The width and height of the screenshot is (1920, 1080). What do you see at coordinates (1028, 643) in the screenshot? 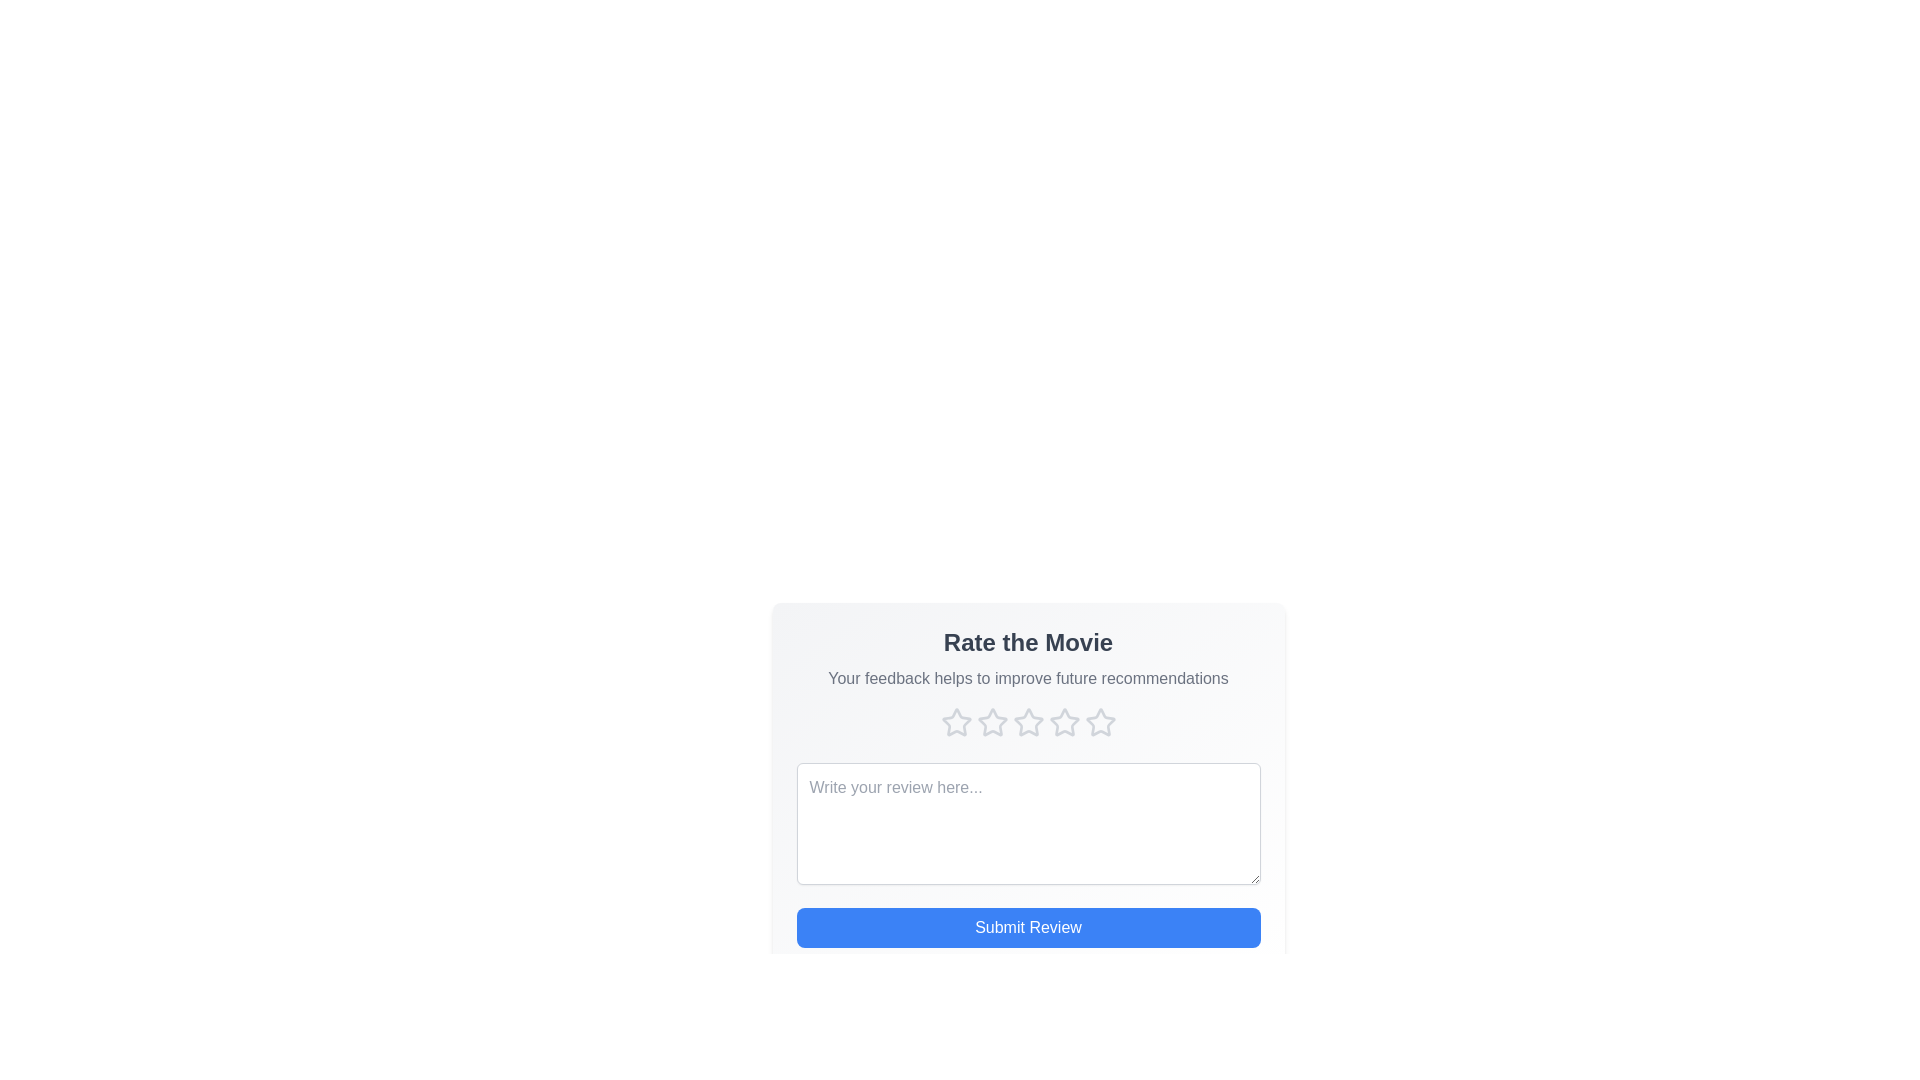
I see `the text label that serves as the header for the rating section, located at the top of a card-style component` at bounding box center [1028, 643].